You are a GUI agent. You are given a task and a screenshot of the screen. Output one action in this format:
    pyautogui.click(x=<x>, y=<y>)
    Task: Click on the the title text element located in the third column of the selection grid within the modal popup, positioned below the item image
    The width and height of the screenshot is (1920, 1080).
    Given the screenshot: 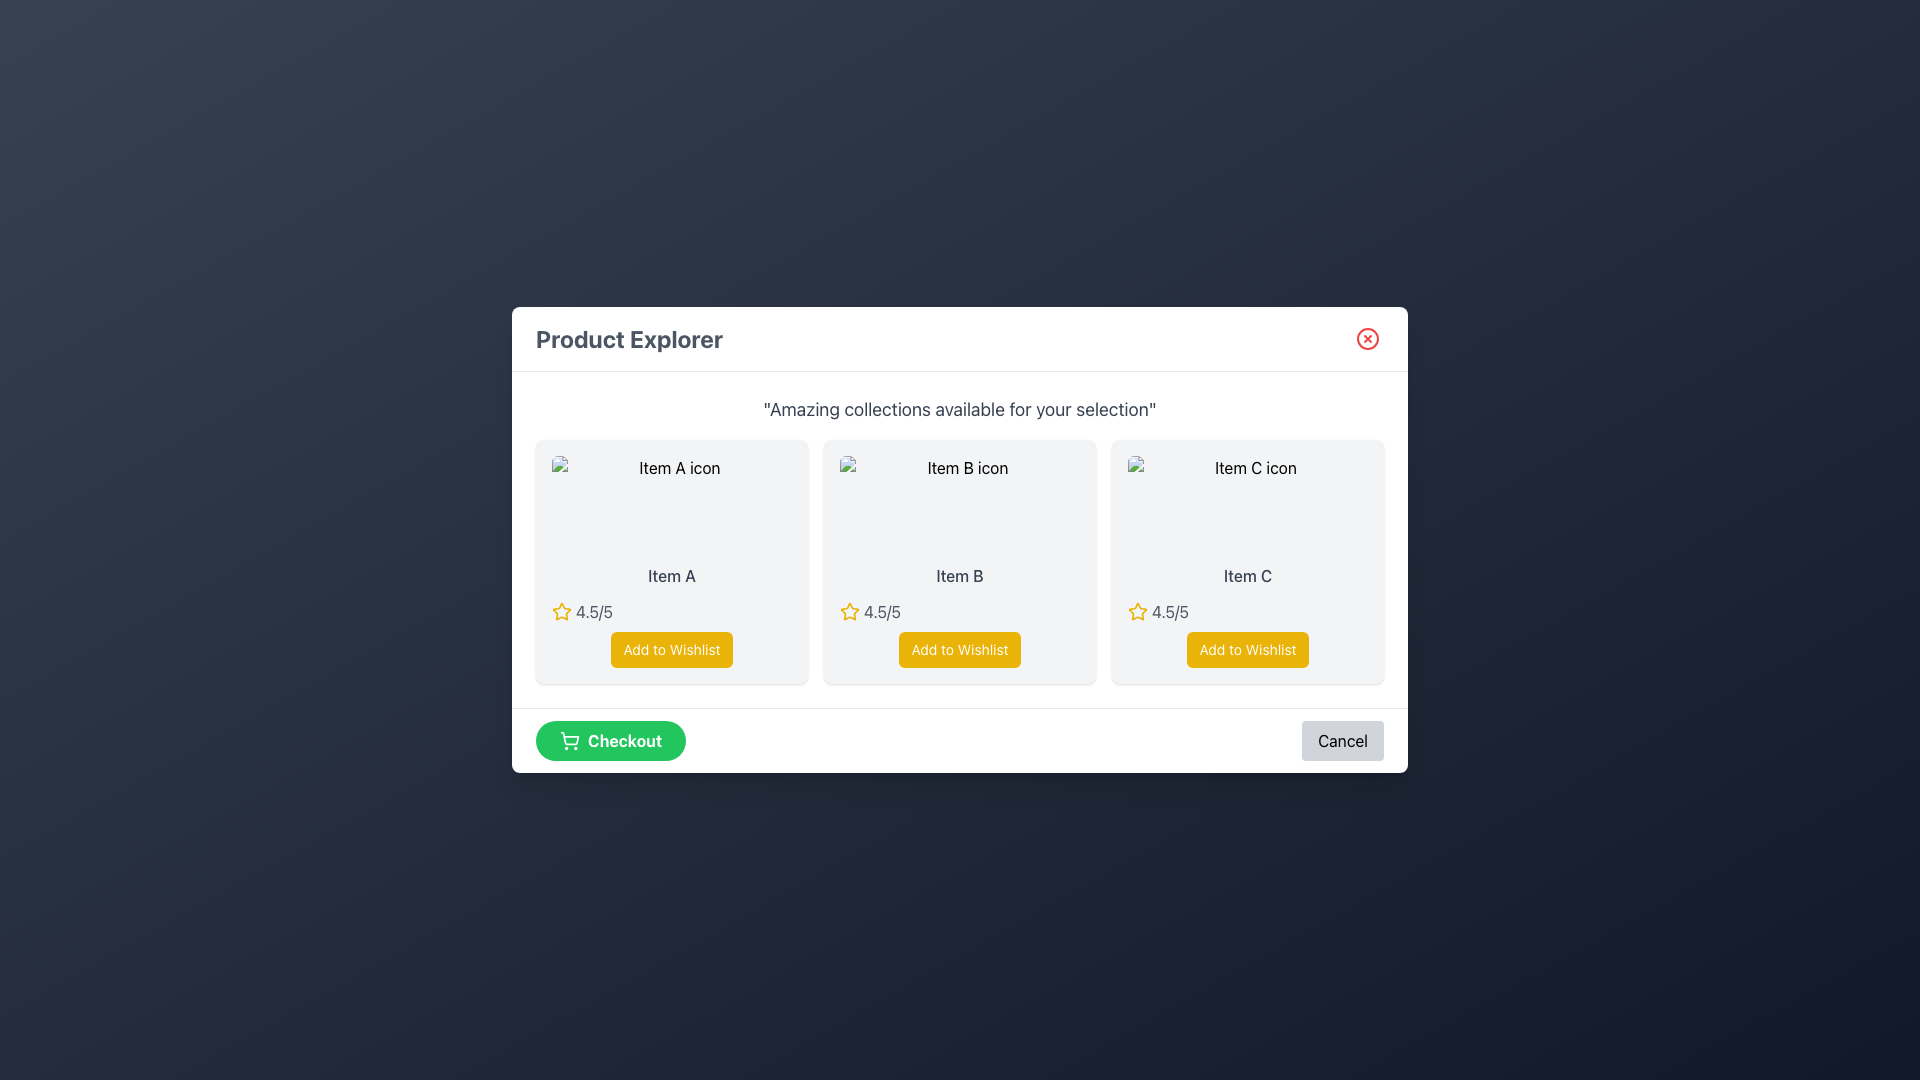 What is the action you would take?
    pyautogui.click(x=1247, y=575)
    